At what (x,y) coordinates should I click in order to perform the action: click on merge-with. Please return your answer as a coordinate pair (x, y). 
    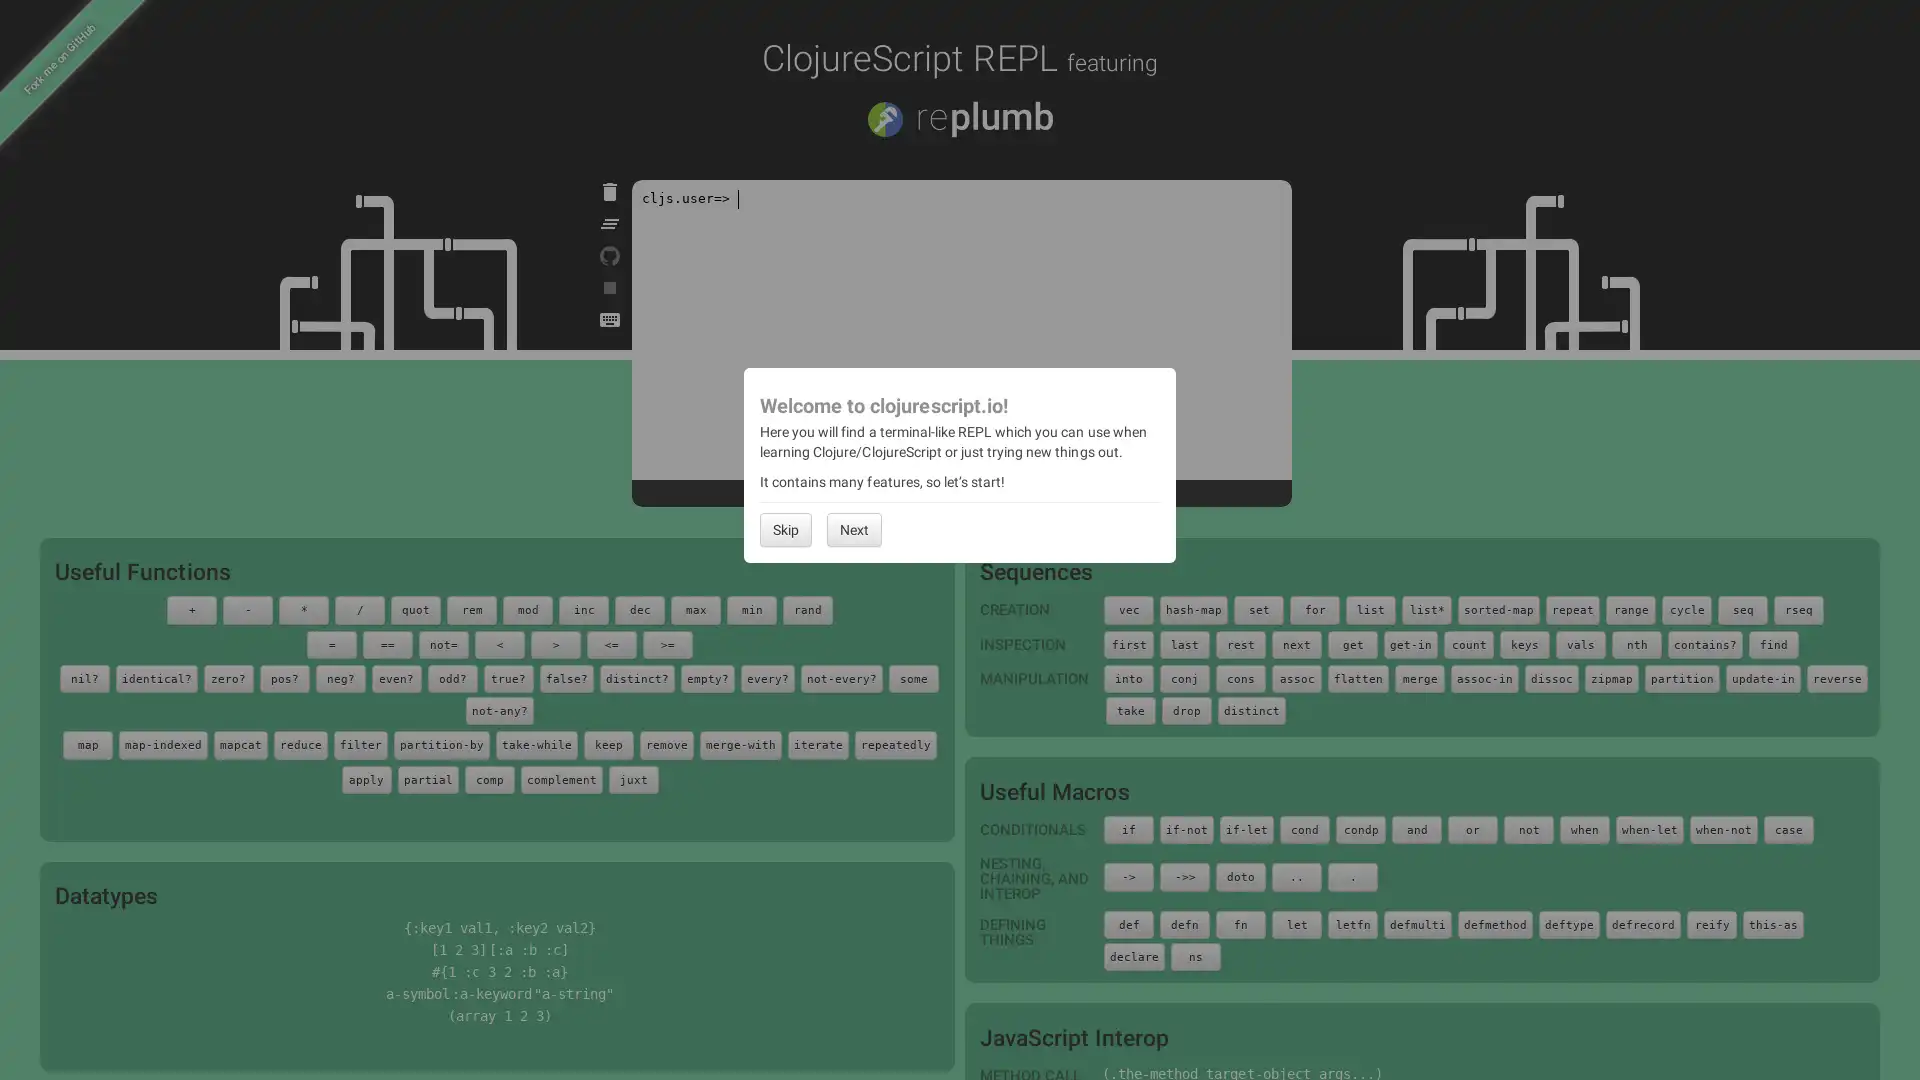
    Looking at the image, I should click on (739, 744).